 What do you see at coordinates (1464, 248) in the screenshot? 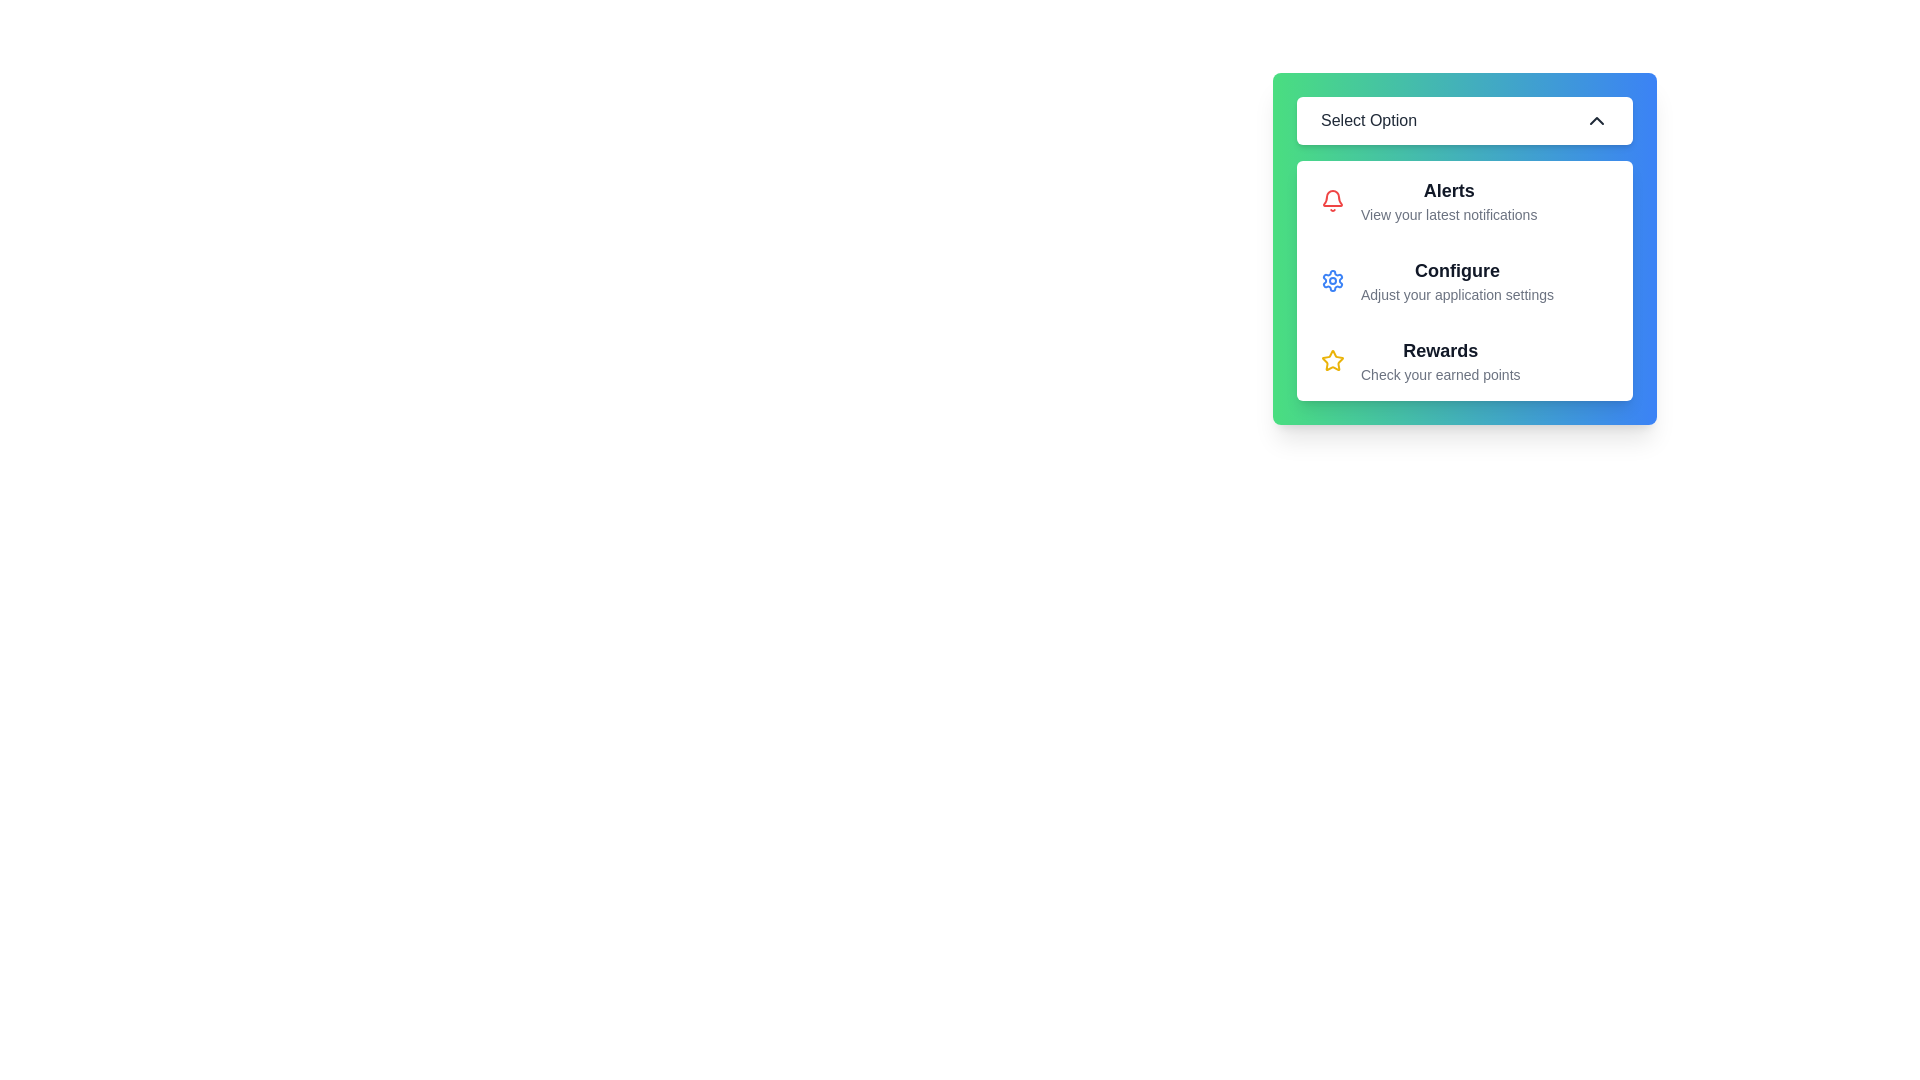
I see `the second menu entry below 'Select Option'` at bounding box center [1464, 248].